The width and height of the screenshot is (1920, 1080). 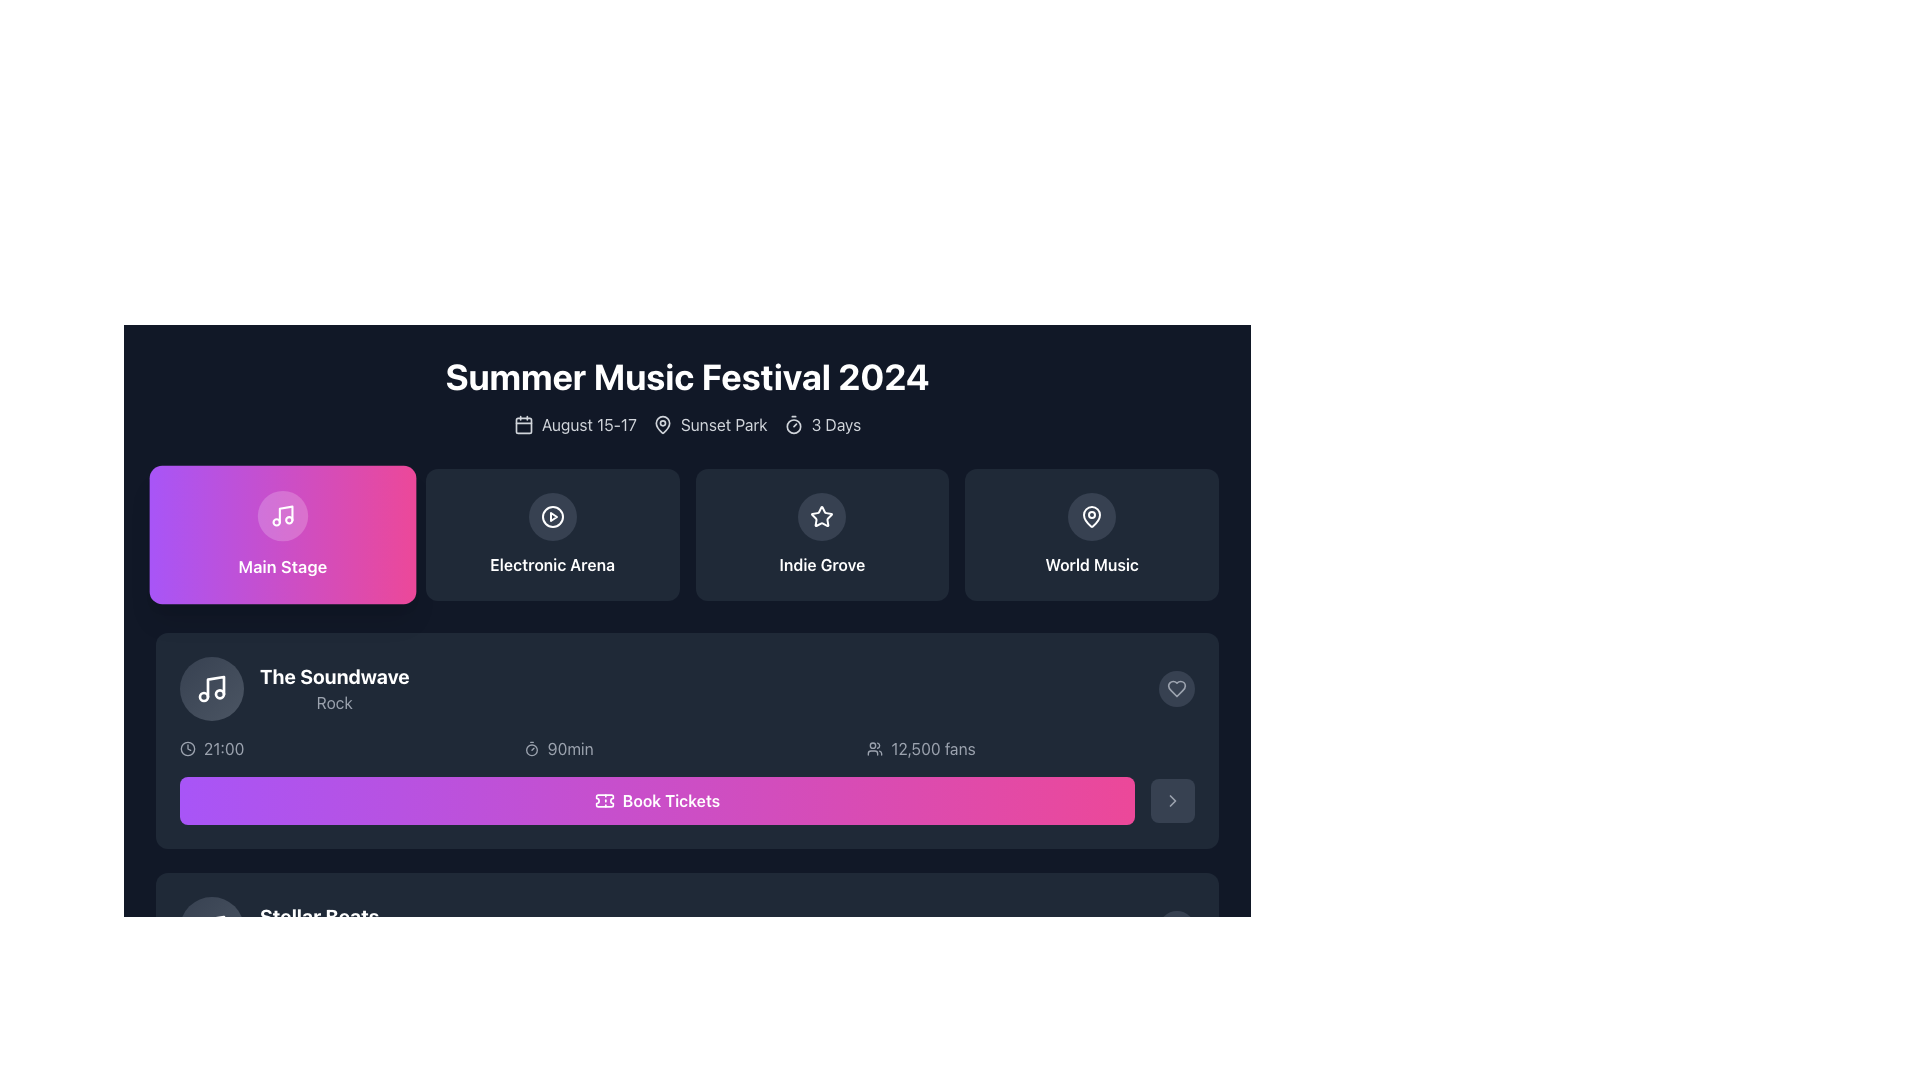 What do you see at coordinates (710, 423) in the screenshot?
I see `text element displaying 'Sunset Park' which is located centrally in the top section of the interface, just below the title 'Summer Music Festival 2024'` at bounding box center [710, 423].